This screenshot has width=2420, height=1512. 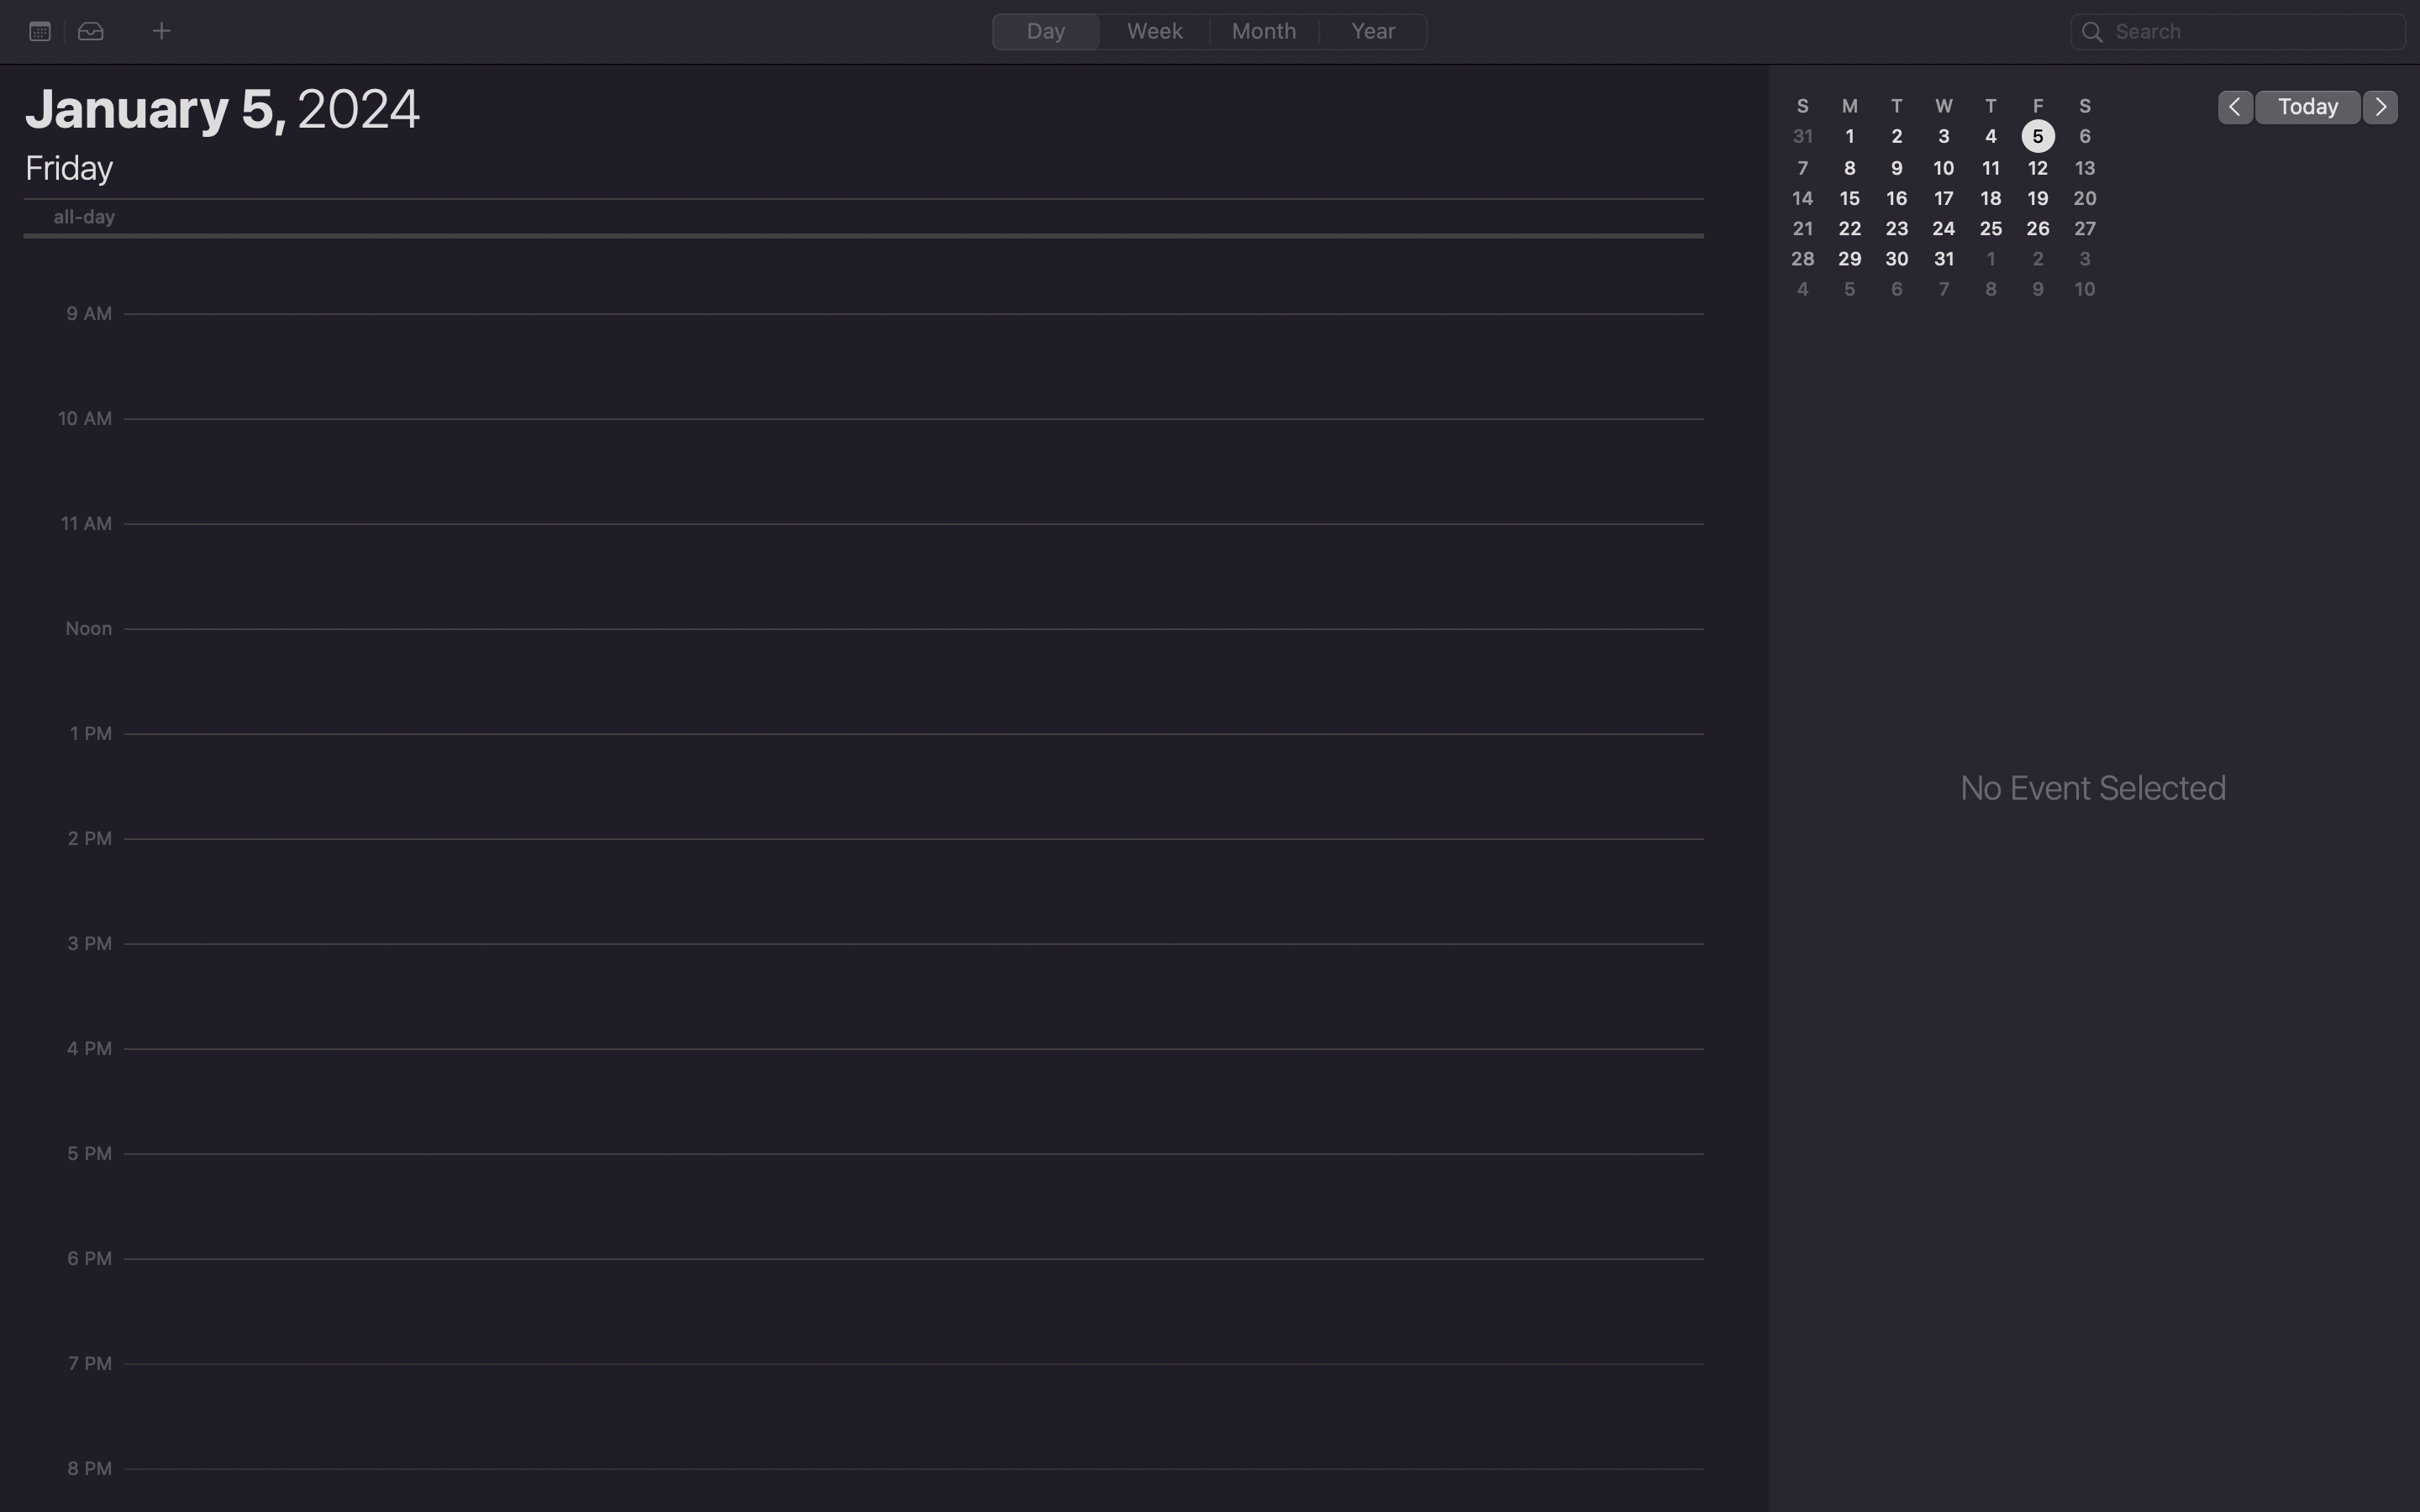 What do you see at coordinates (1897, 135) in the screenshot?
I see `Interact with the numeral 2 displayed on the interface` at bounding box center [1897, 135].